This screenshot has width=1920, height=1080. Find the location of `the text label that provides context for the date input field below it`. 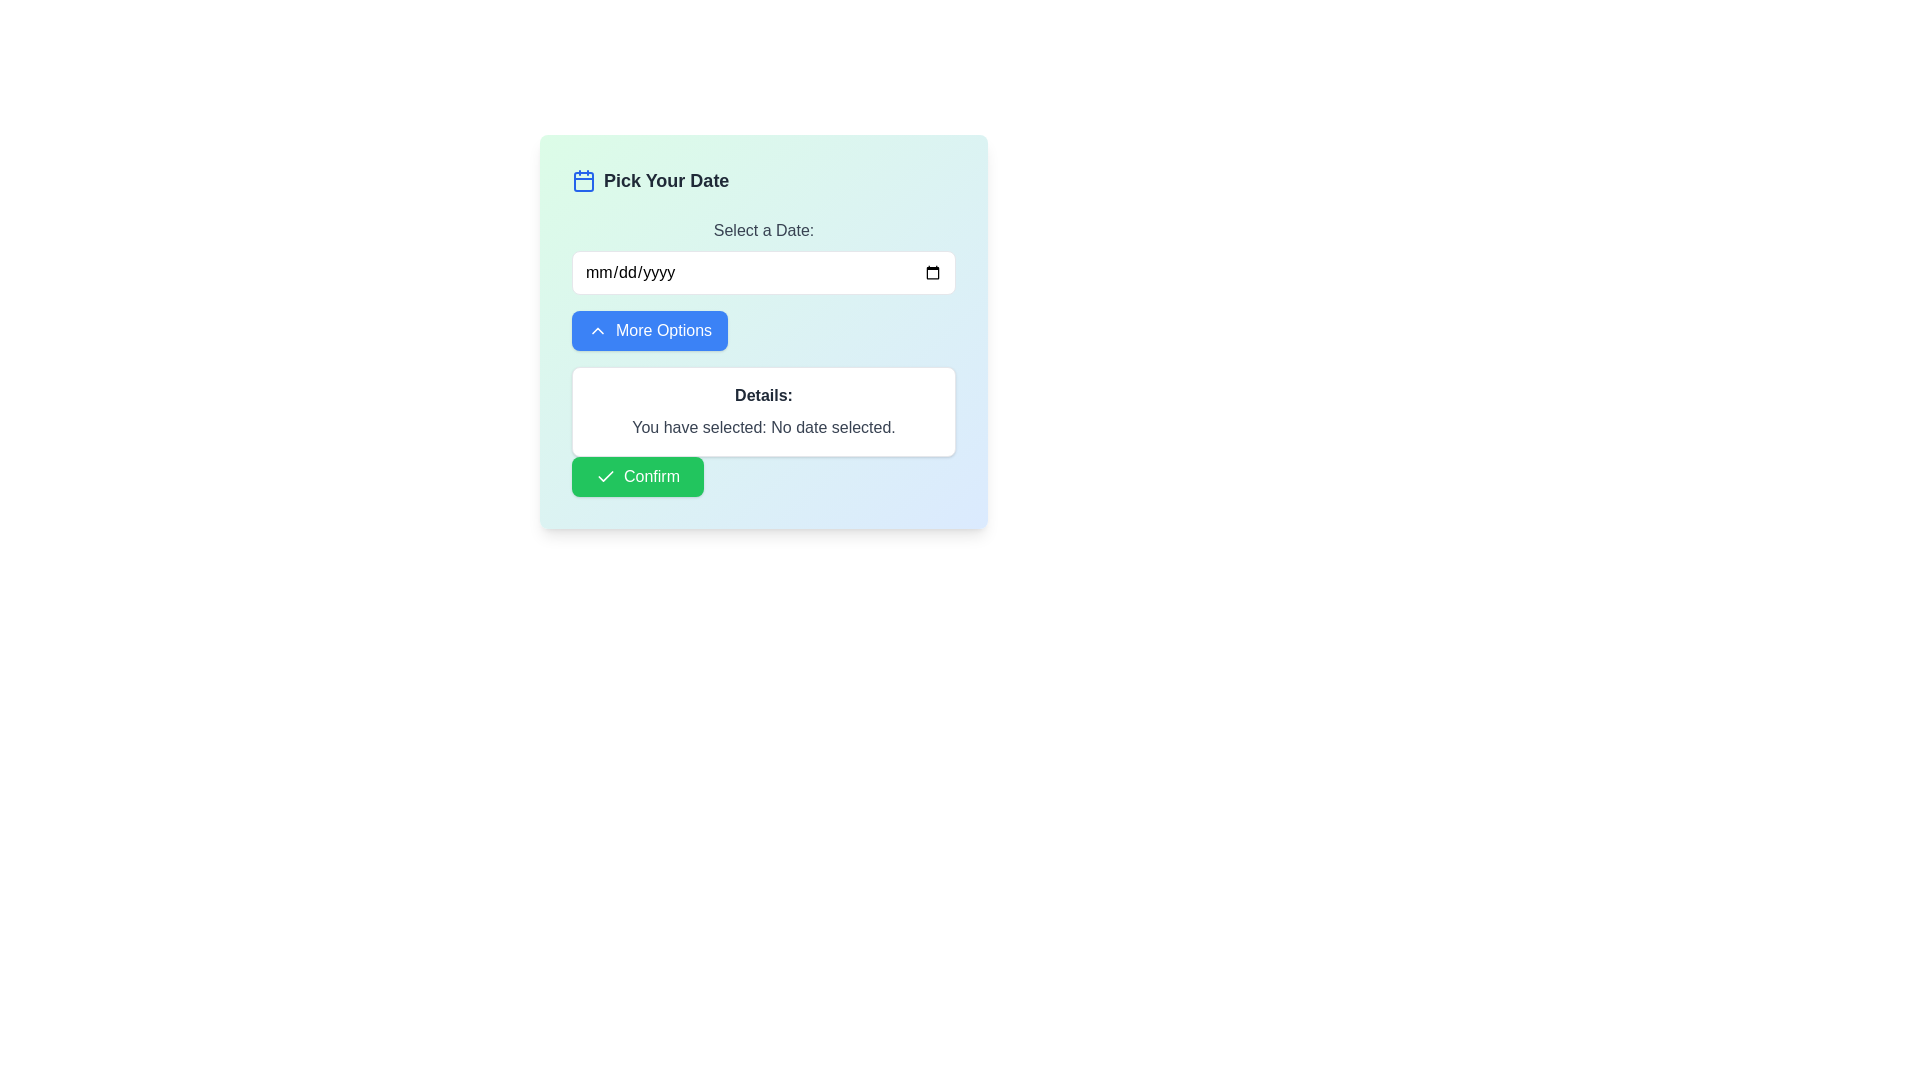

the text label that provides context for the date input field below it is located at coordinates (762, 230).